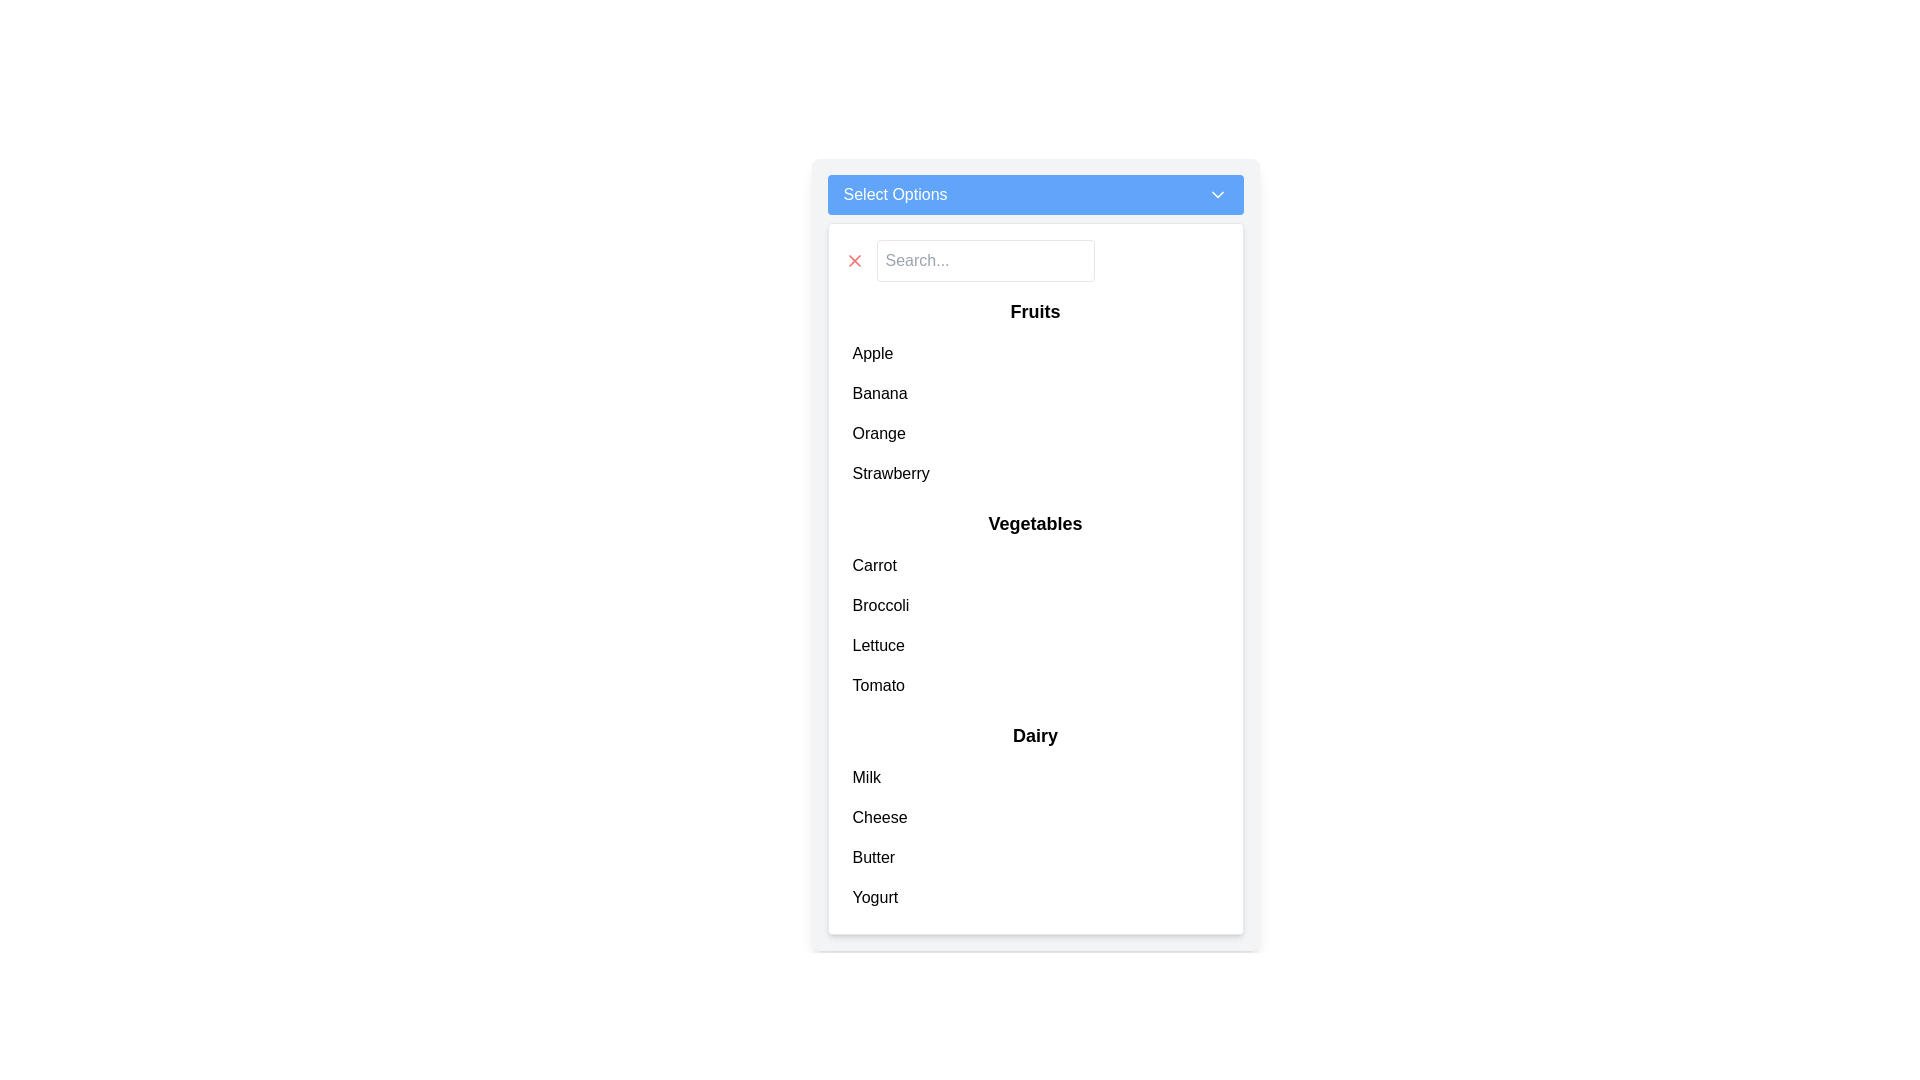 Image resolution: width=1920 pixels, height=1080 pixels. What do you see at coordinates (1035, 645) in the screenshot?
I see `the 'Lettuce' item in the 'Vegetables' dropdown list` at bounding box center [1035, 645].